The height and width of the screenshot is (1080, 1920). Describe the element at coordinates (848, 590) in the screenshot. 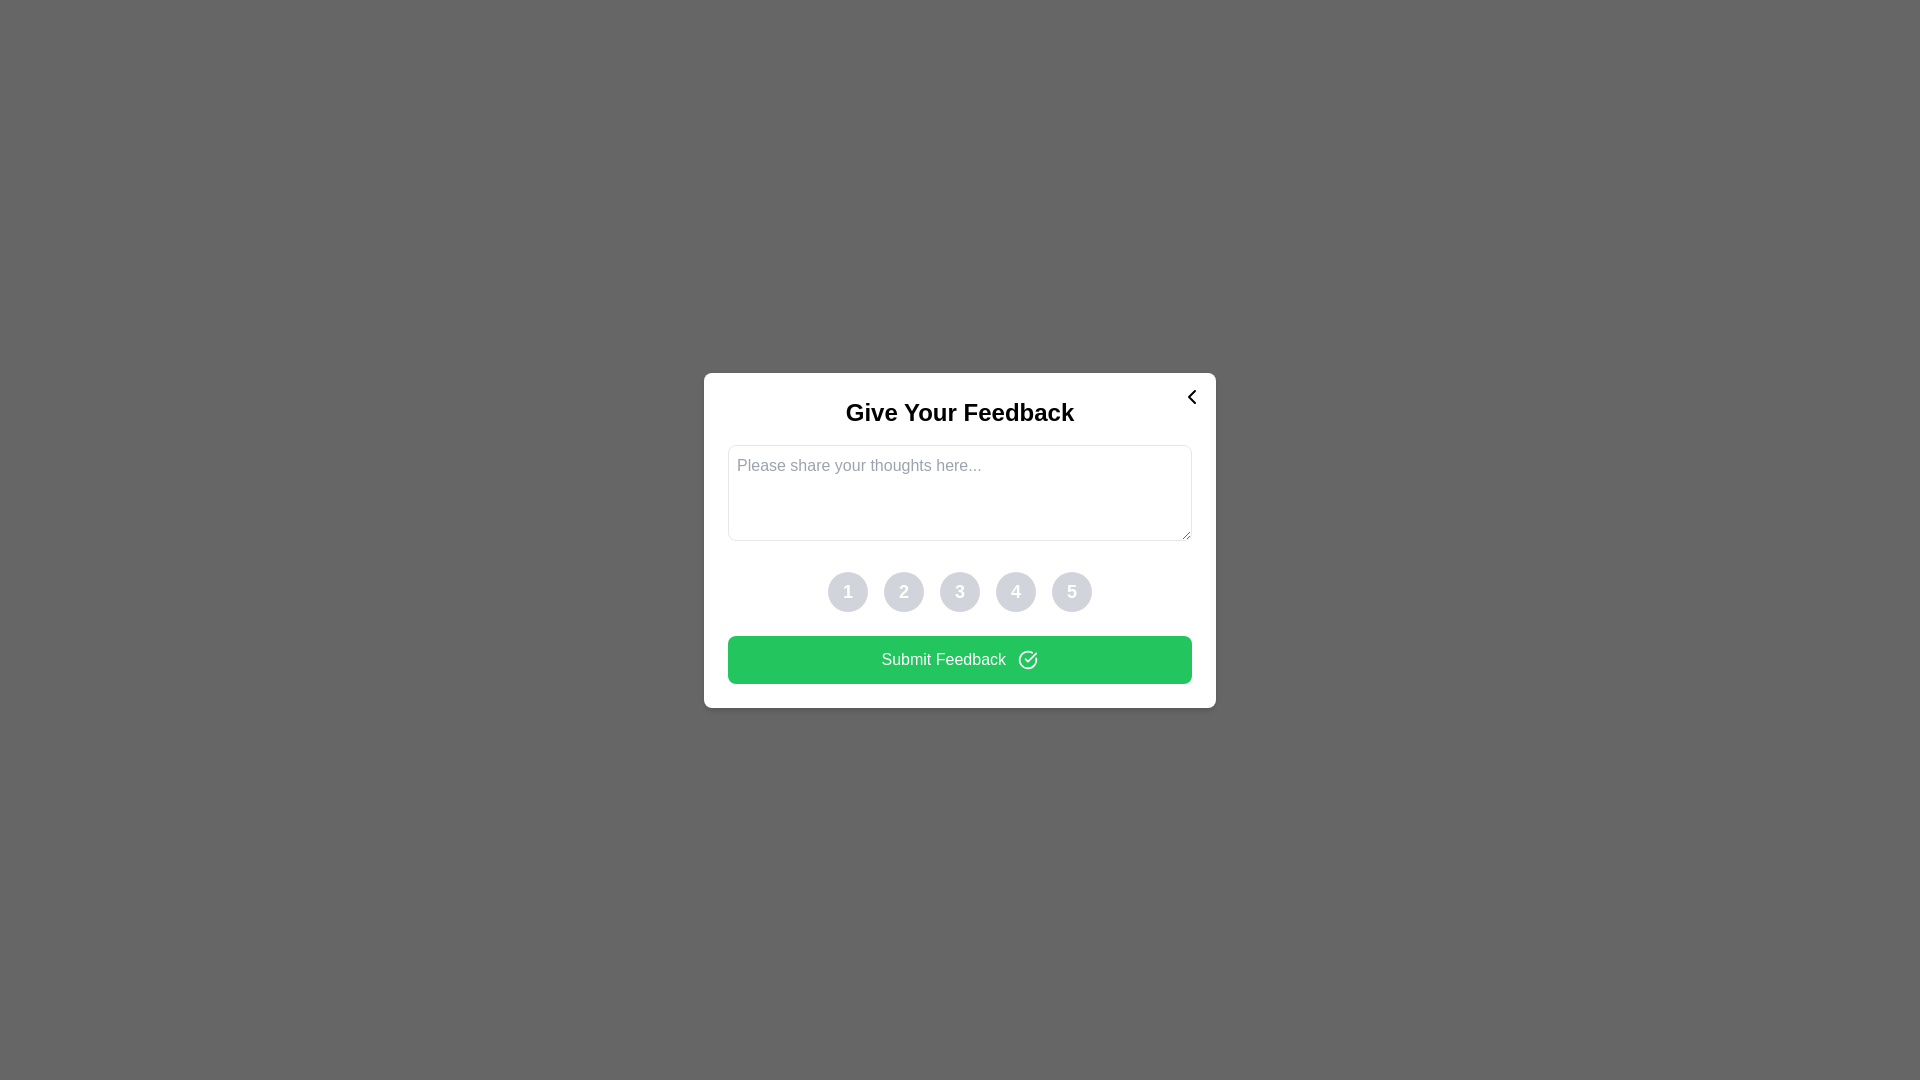

I see `the button corresponding to the rating 1` at that location.